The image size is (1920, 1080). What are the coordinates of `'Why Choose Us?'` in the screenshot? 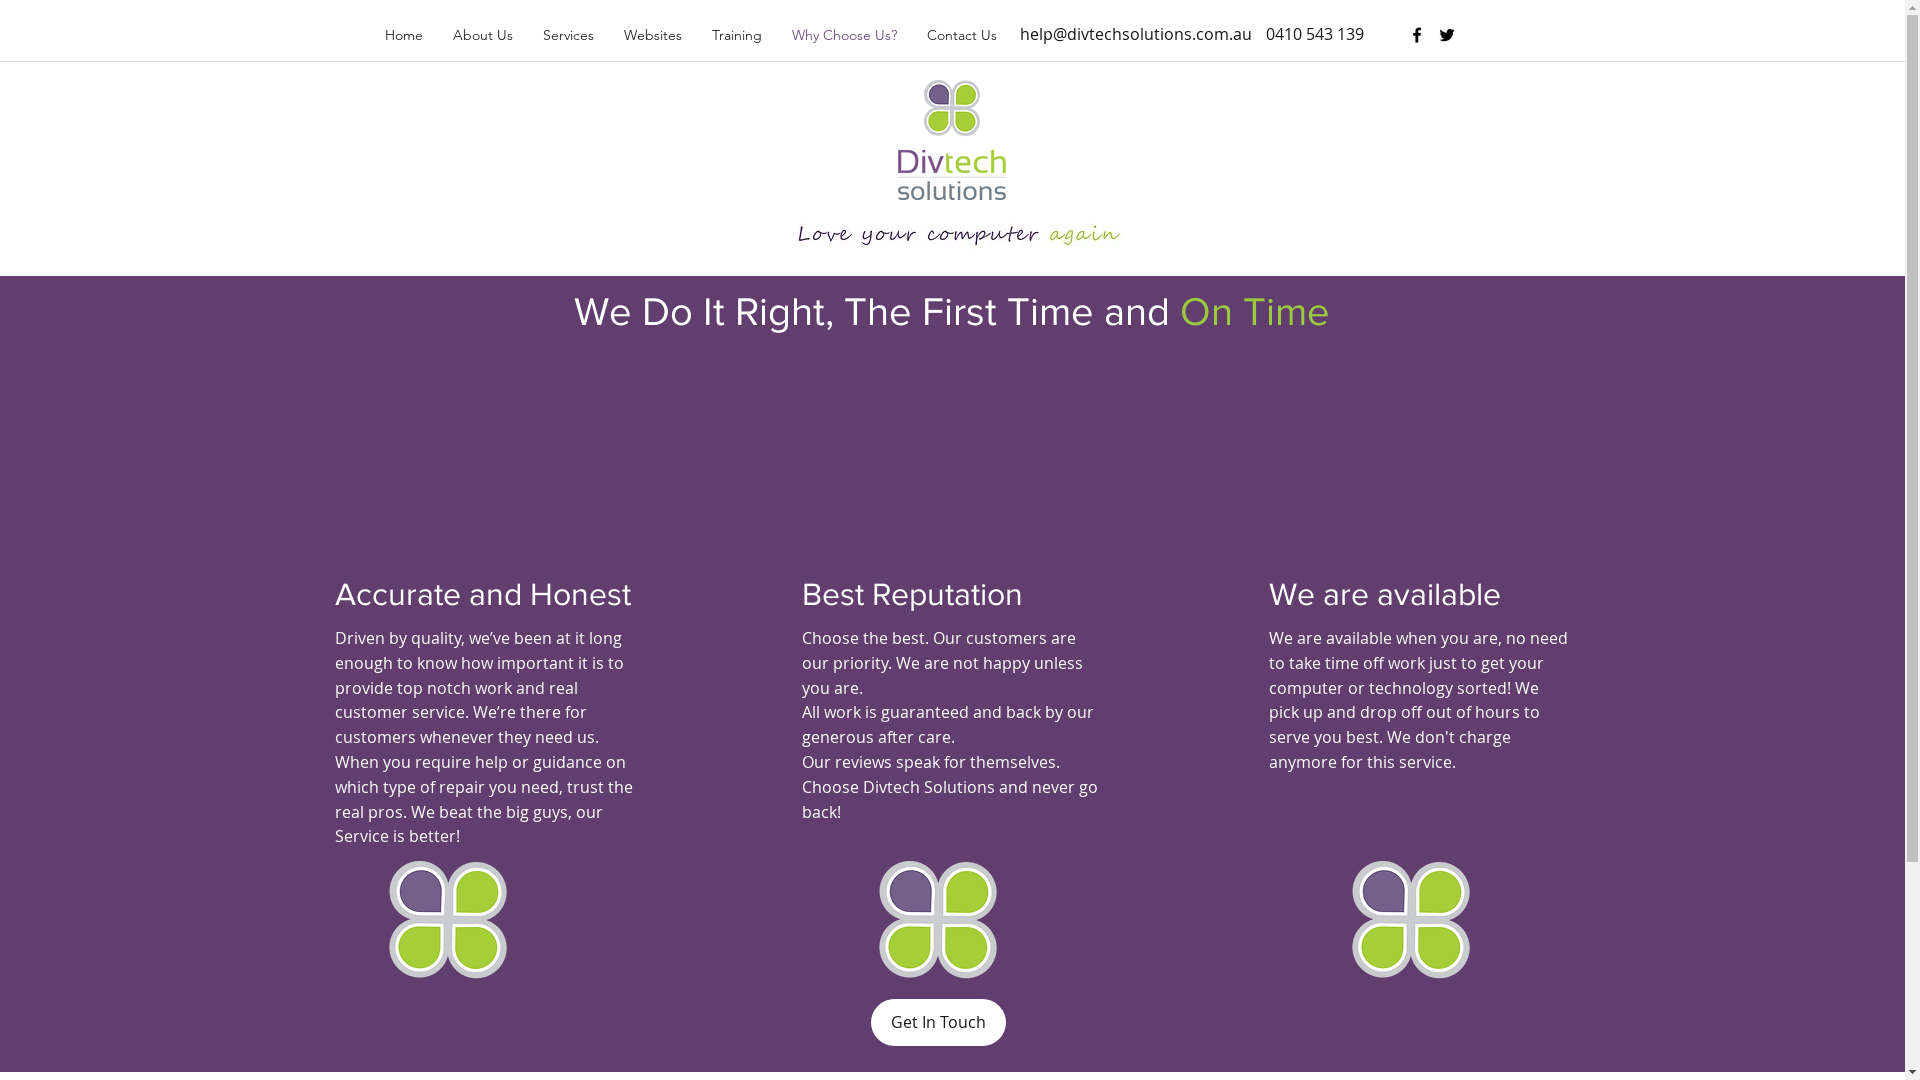 It's located at (843, 34).